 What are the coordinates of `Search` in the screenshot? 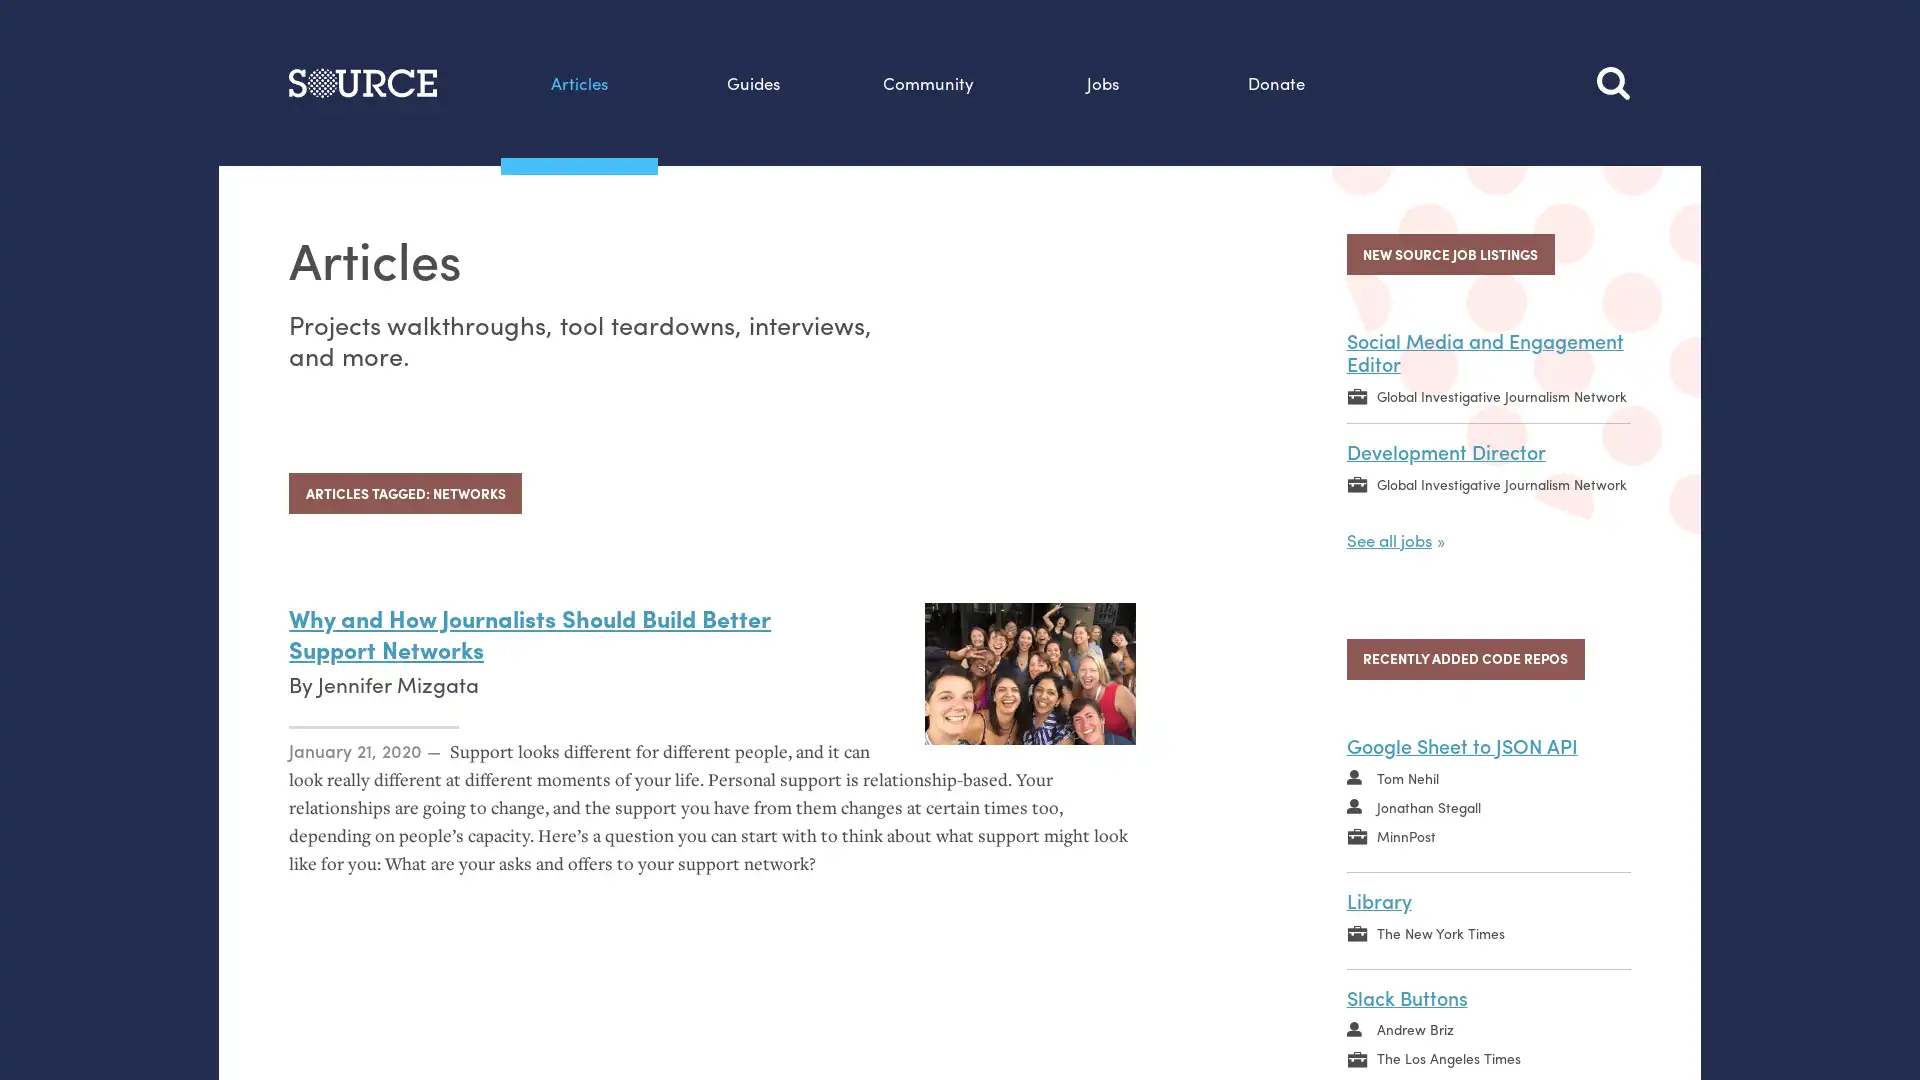 It's located at (1612, 260).